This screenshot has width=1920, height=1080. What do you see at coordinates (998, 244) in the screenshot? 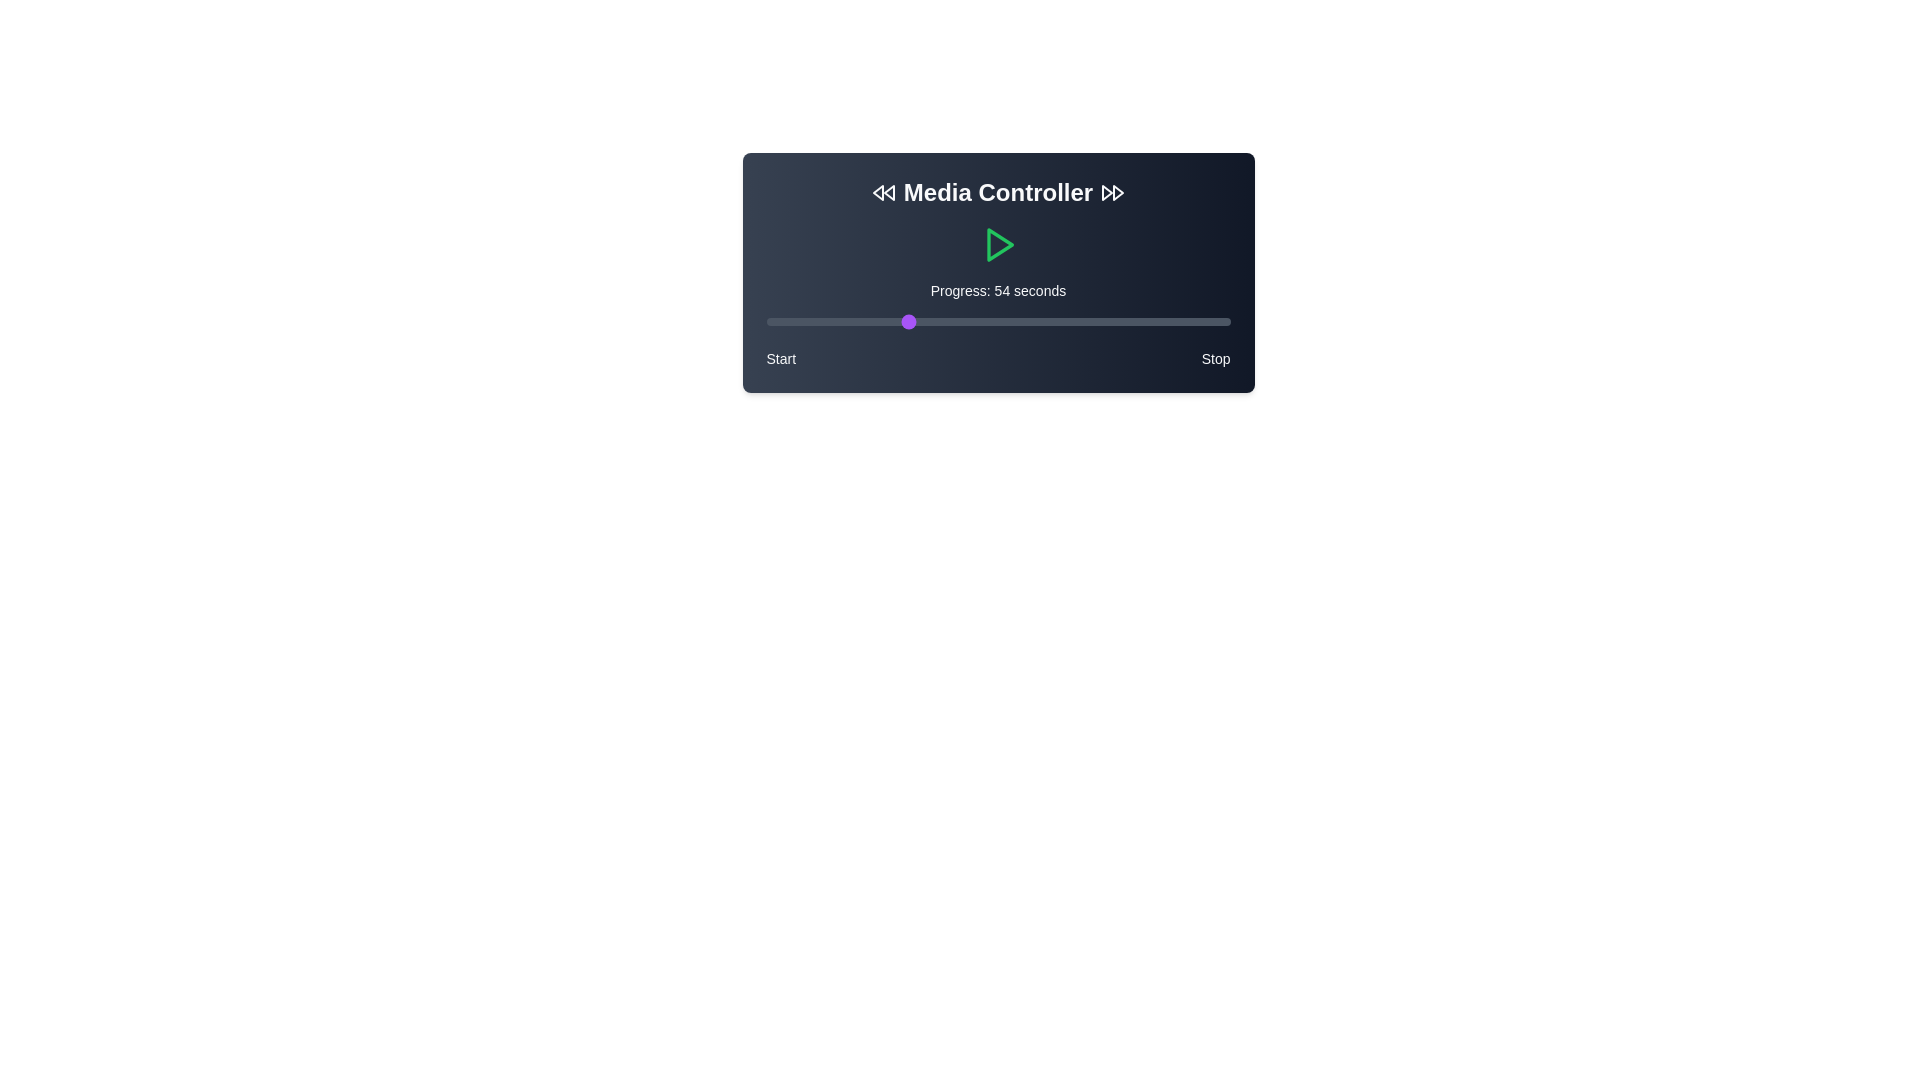
I see `the play button to start media playback` at bounding box center [998, 244].